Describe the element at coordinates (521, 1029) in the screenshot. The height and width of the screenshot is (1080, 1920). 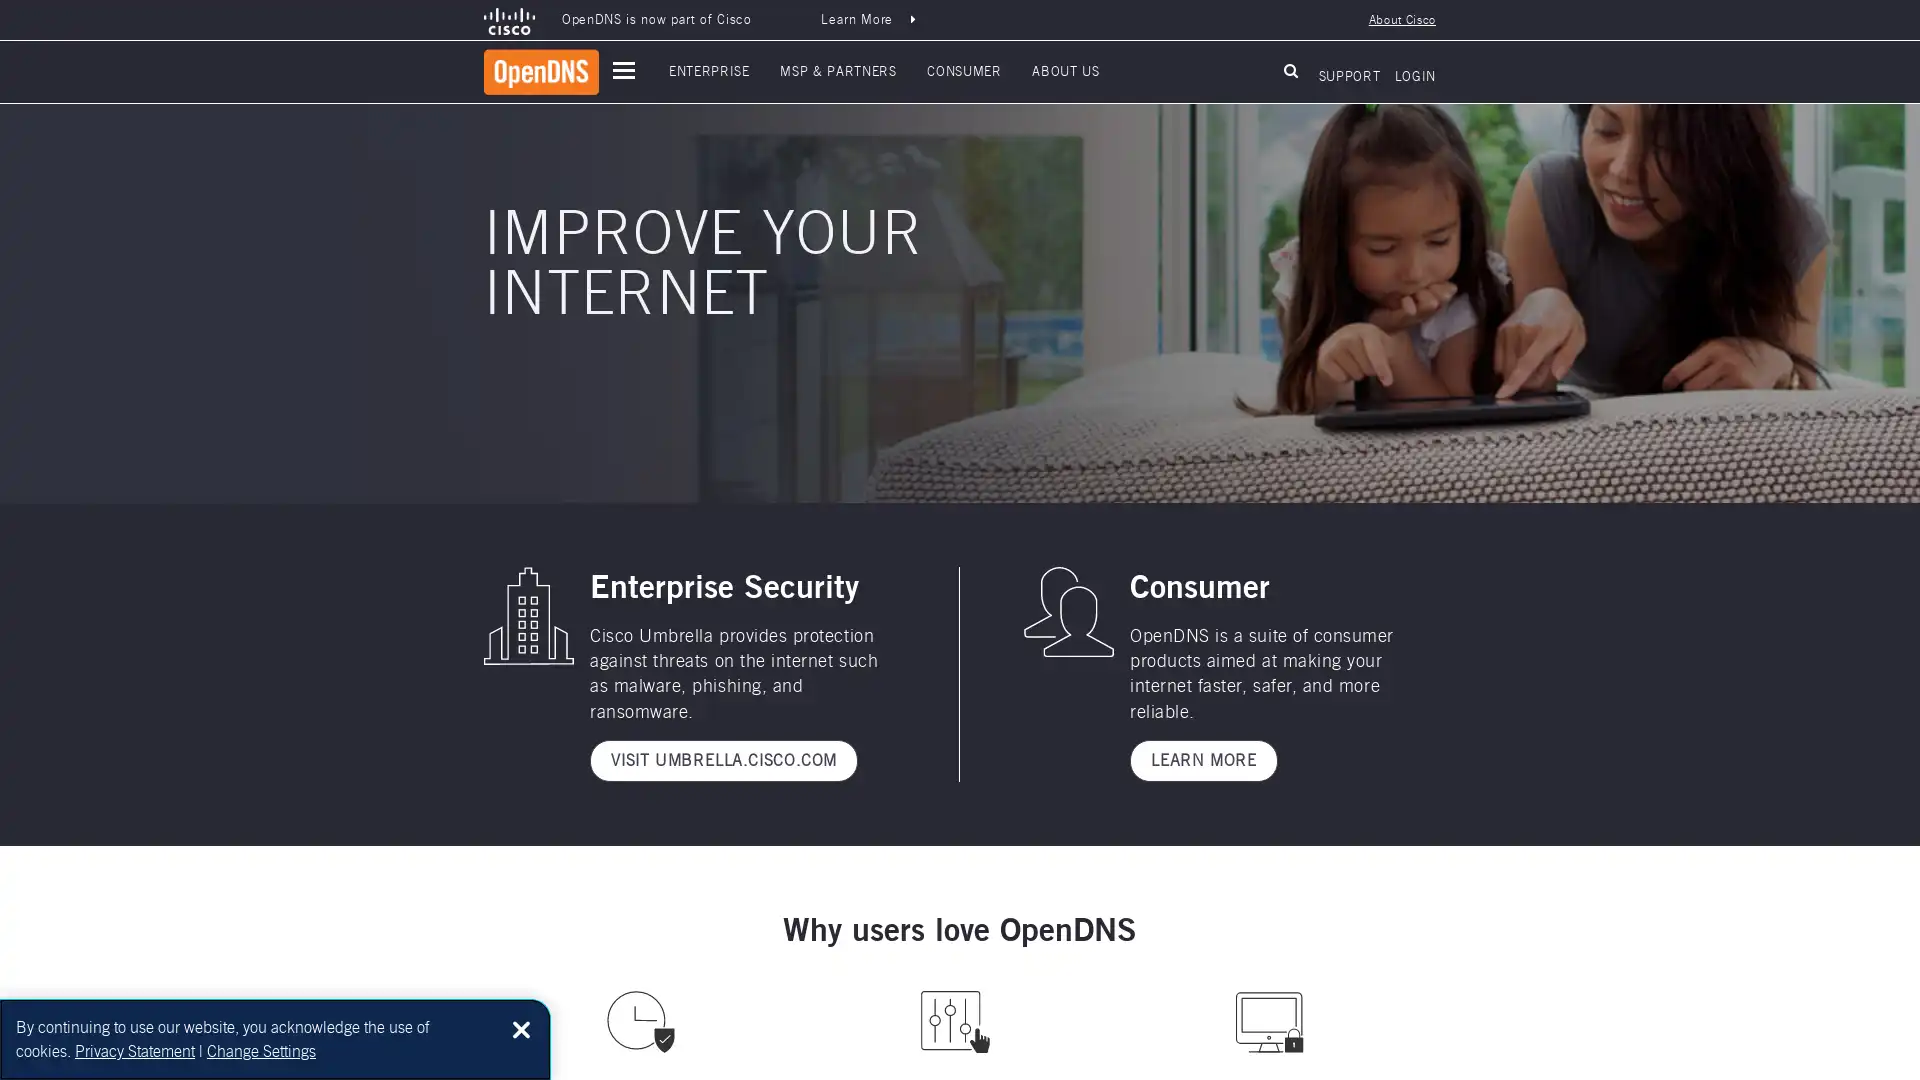
I see `Close` at that location.